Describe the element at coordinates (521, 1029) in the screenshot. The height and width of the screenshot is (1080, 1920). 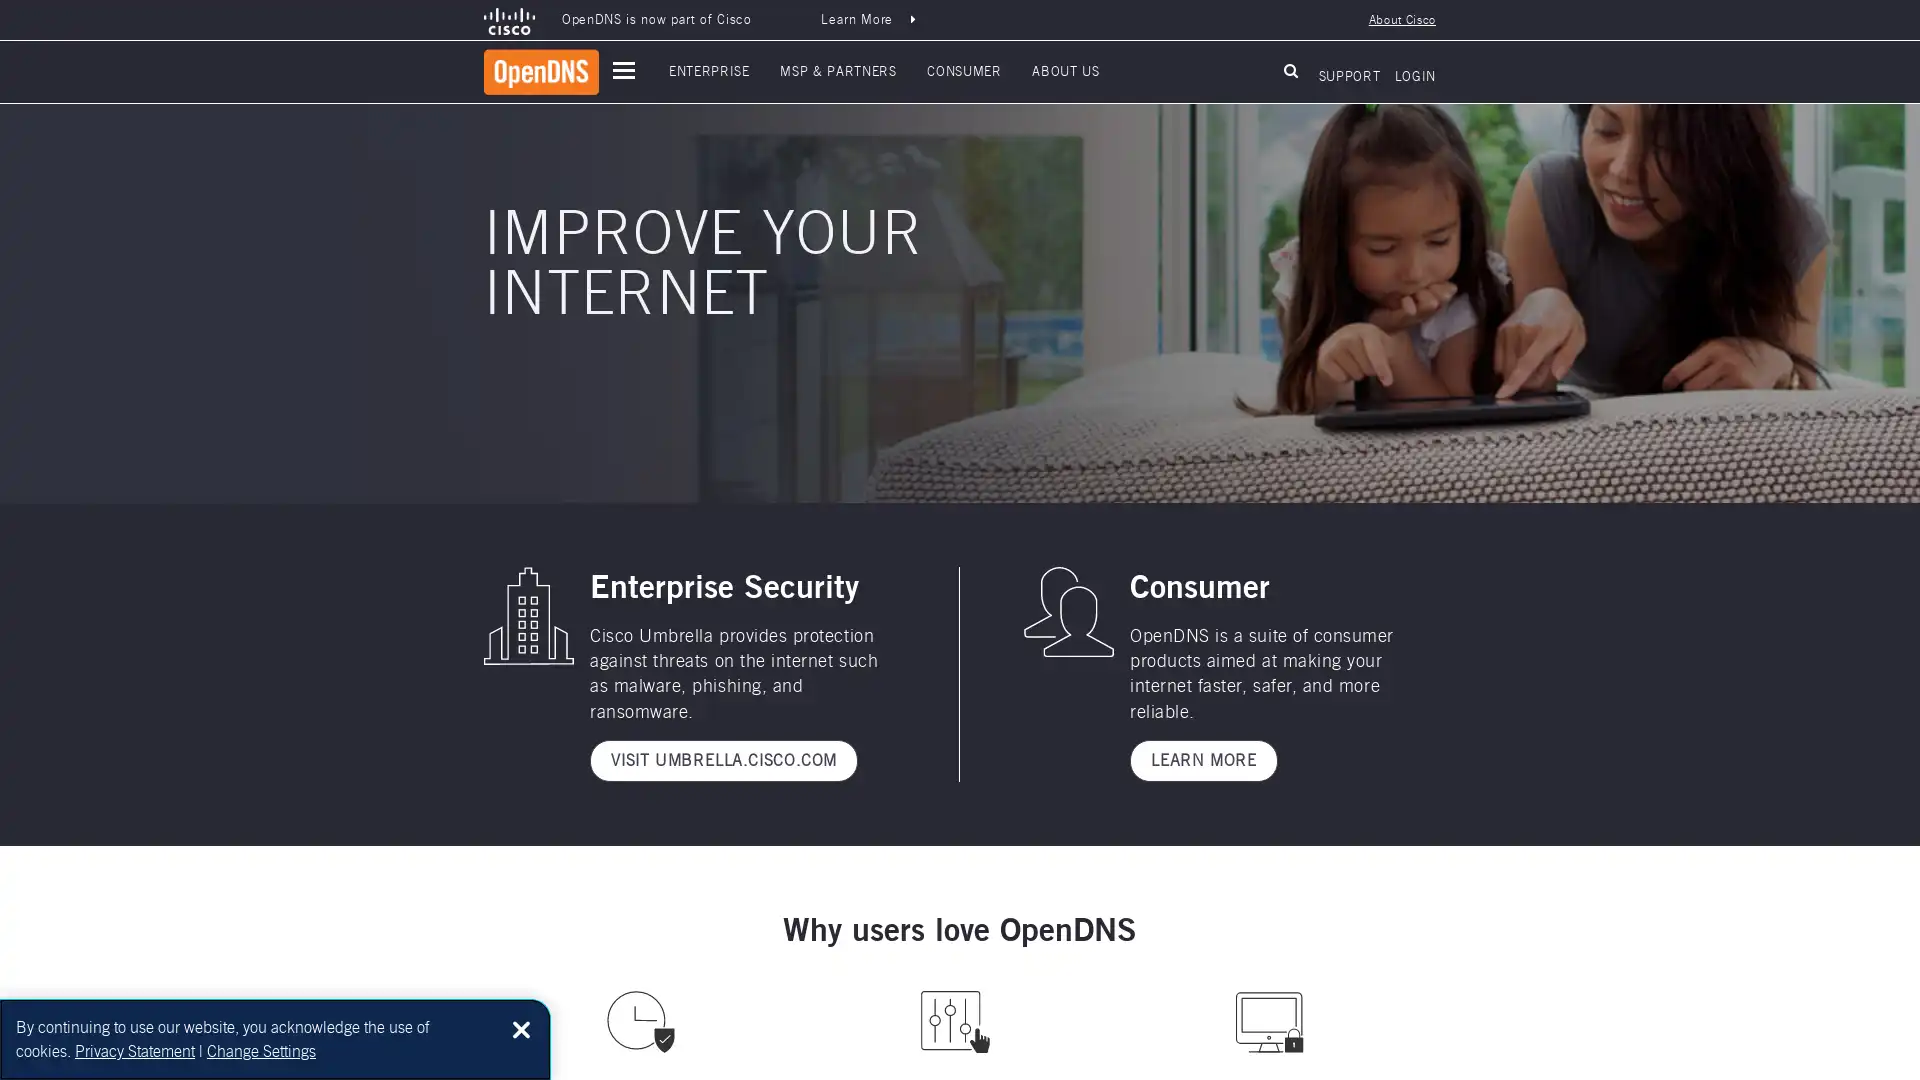
I see `Close` at that location.